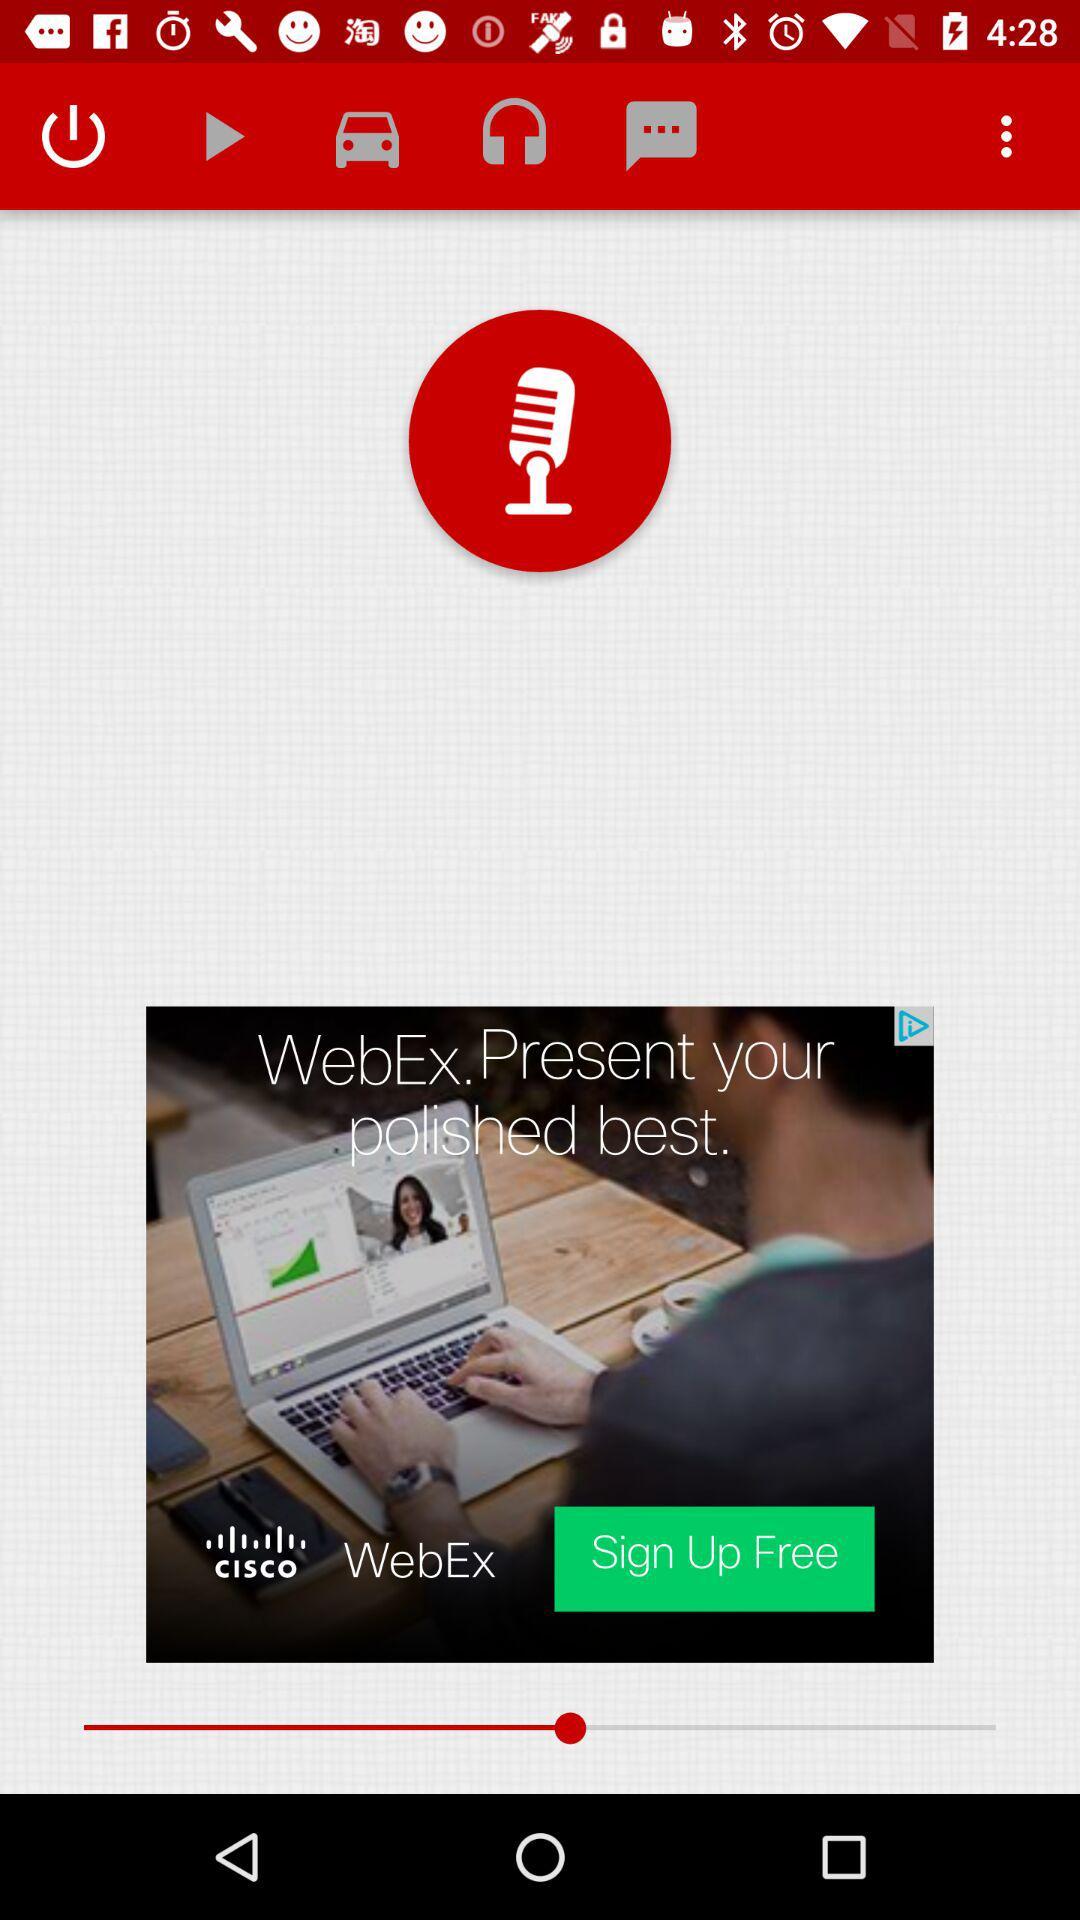 The image size is (1080, 1920). I want to click on the power icon, so click(72, 135).